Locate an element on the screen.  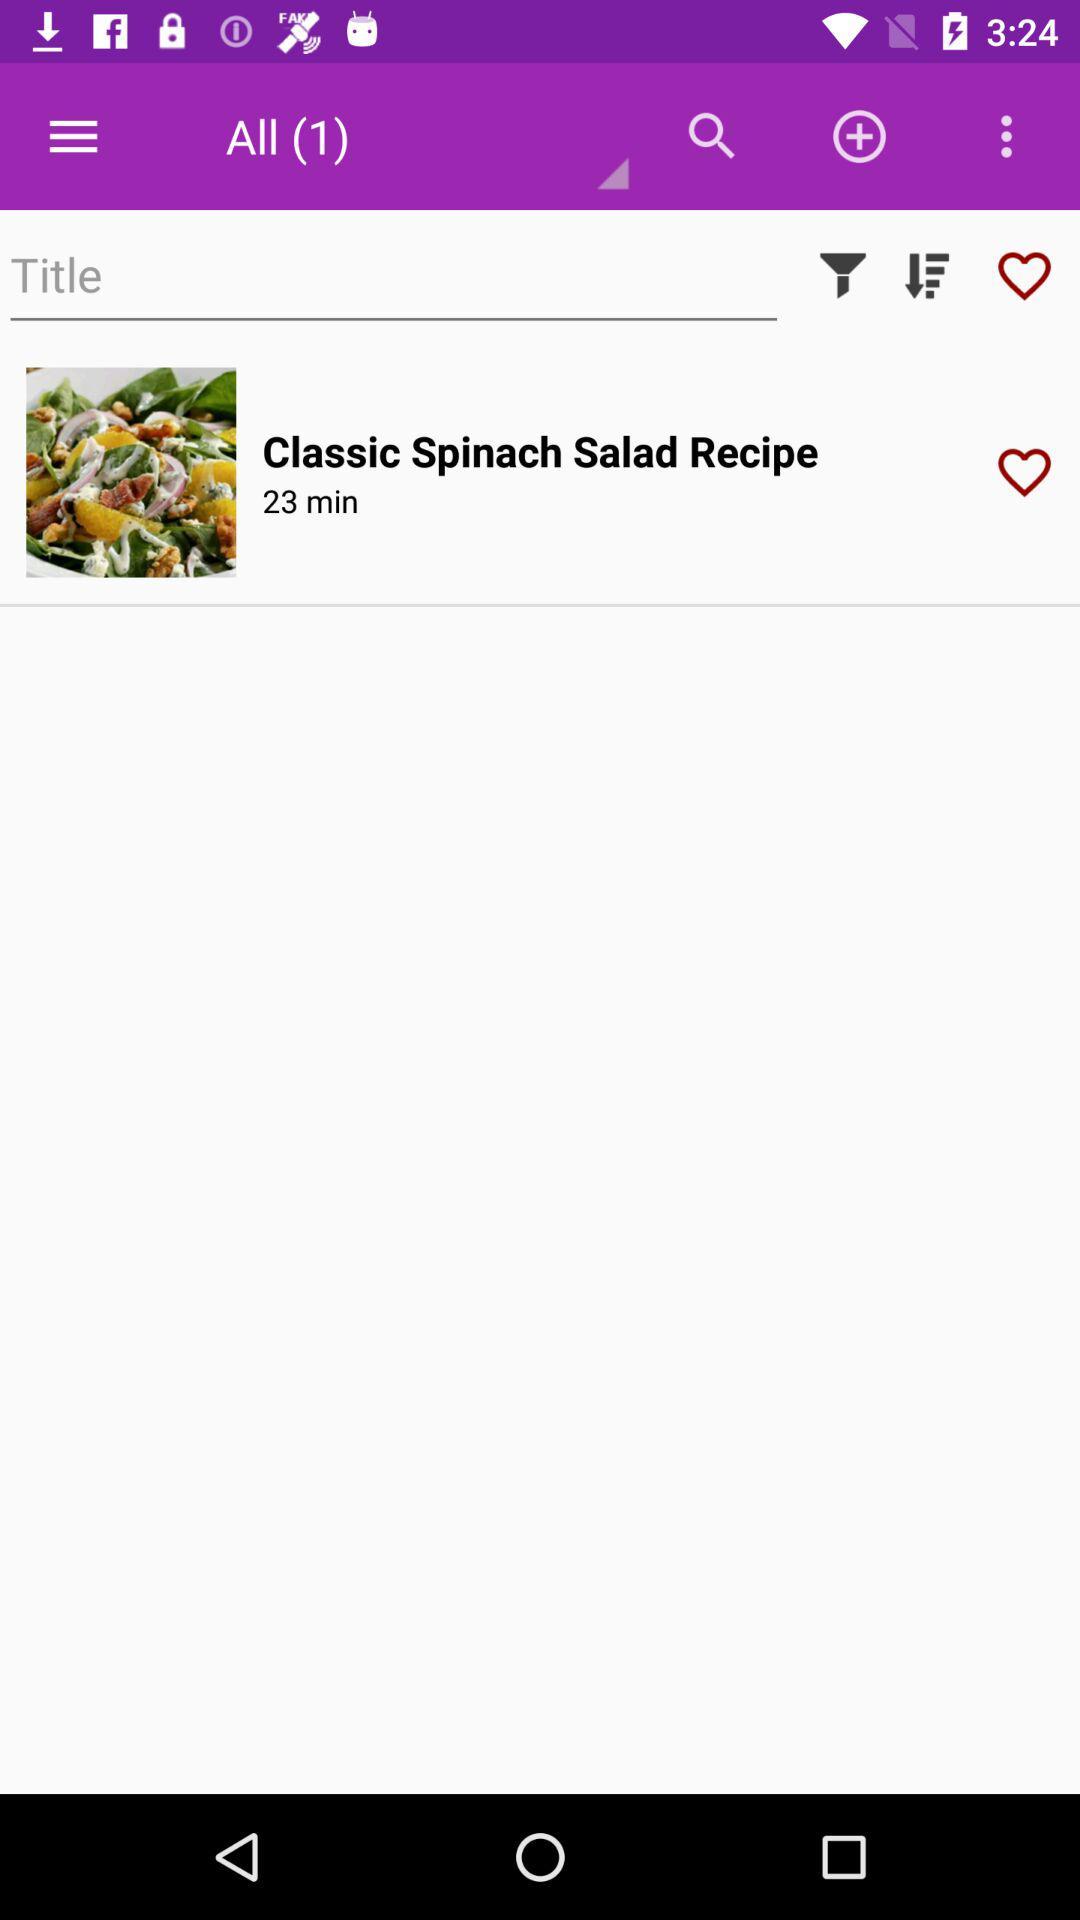
the favorite icon is located at coordinates (1024, 274).